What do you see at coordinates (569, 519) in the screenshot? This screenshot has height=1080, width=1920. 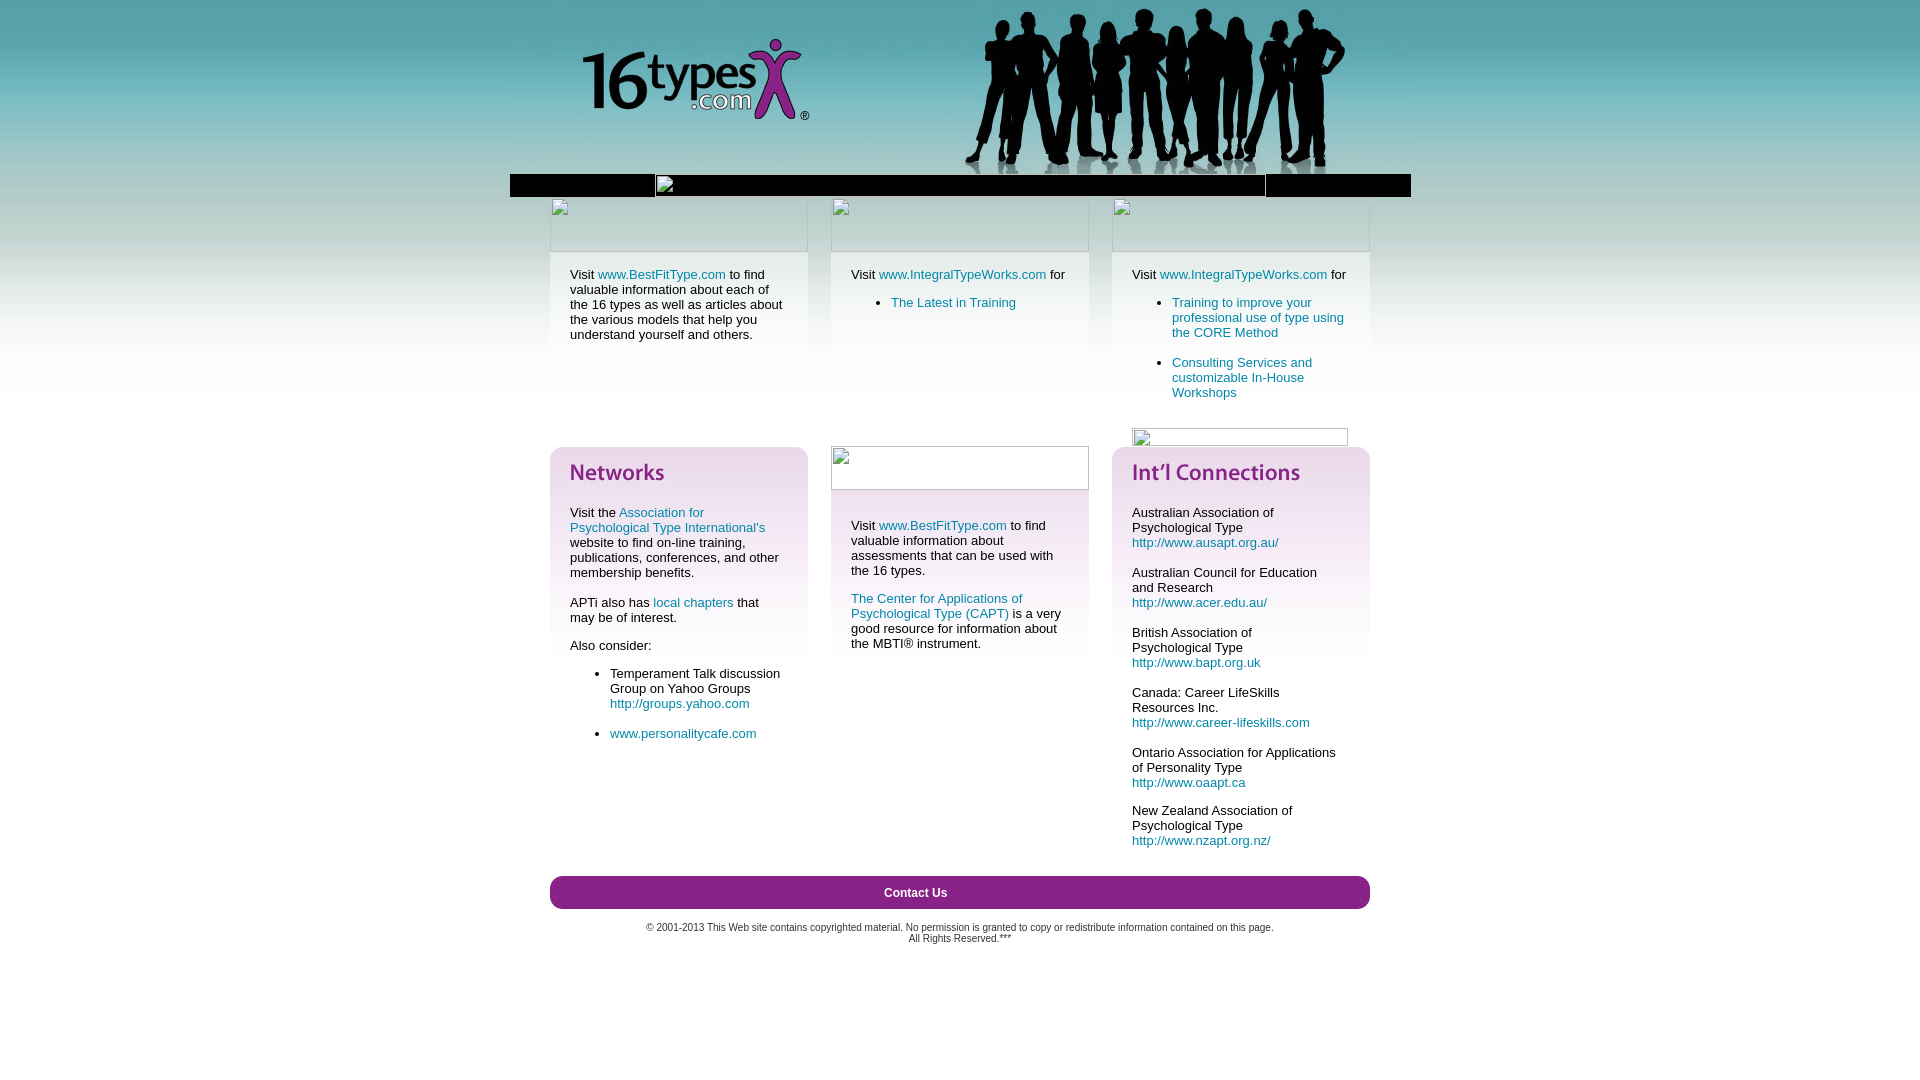 I see `'Association for Psychological Type International's'` at bounding box center [569, 519].